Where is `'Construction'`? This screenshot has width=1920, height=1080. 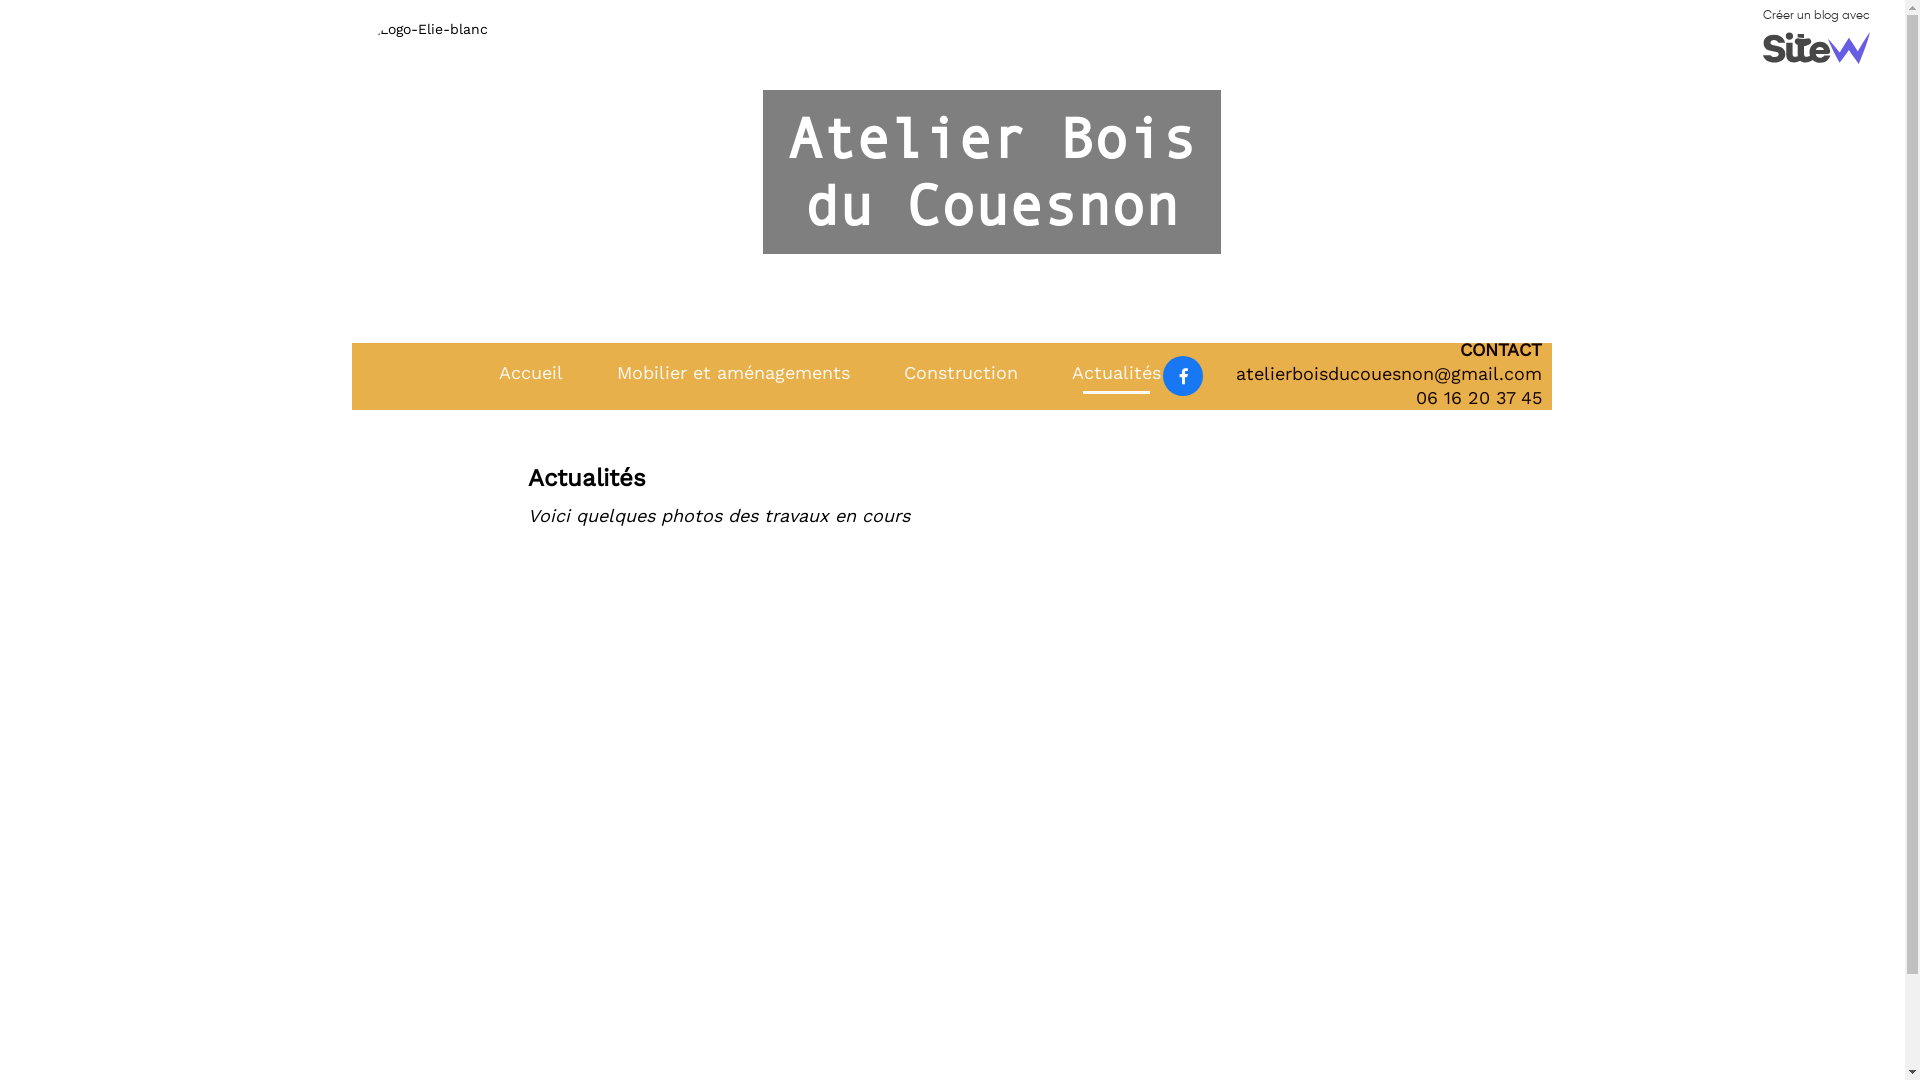
'Construction' is located at coordinates (893, 373).